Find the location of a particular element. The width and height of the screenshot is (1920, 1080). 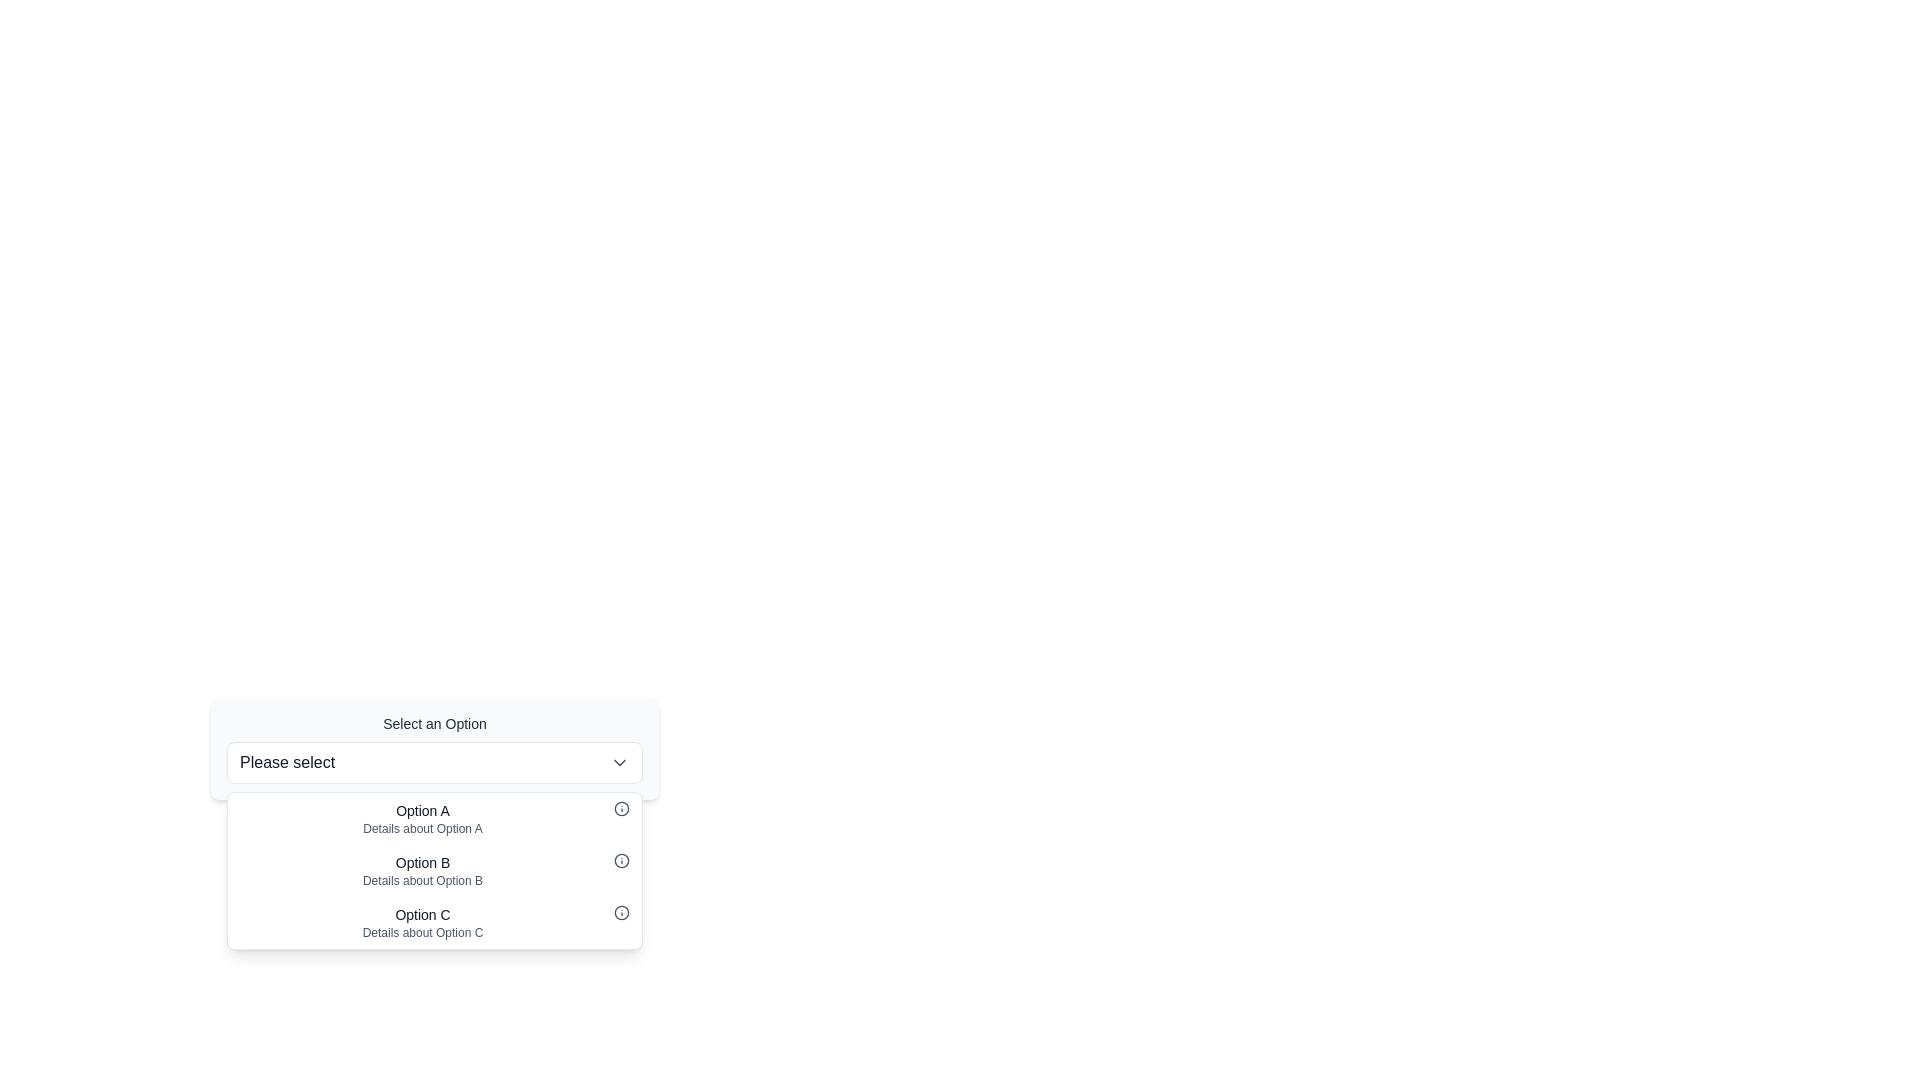

supplementary text element that displays 'Details about Option A', which is styled in a small gray font and located below the heading 'Option A' within the dropdown menu is located at coordinates (421, 829).